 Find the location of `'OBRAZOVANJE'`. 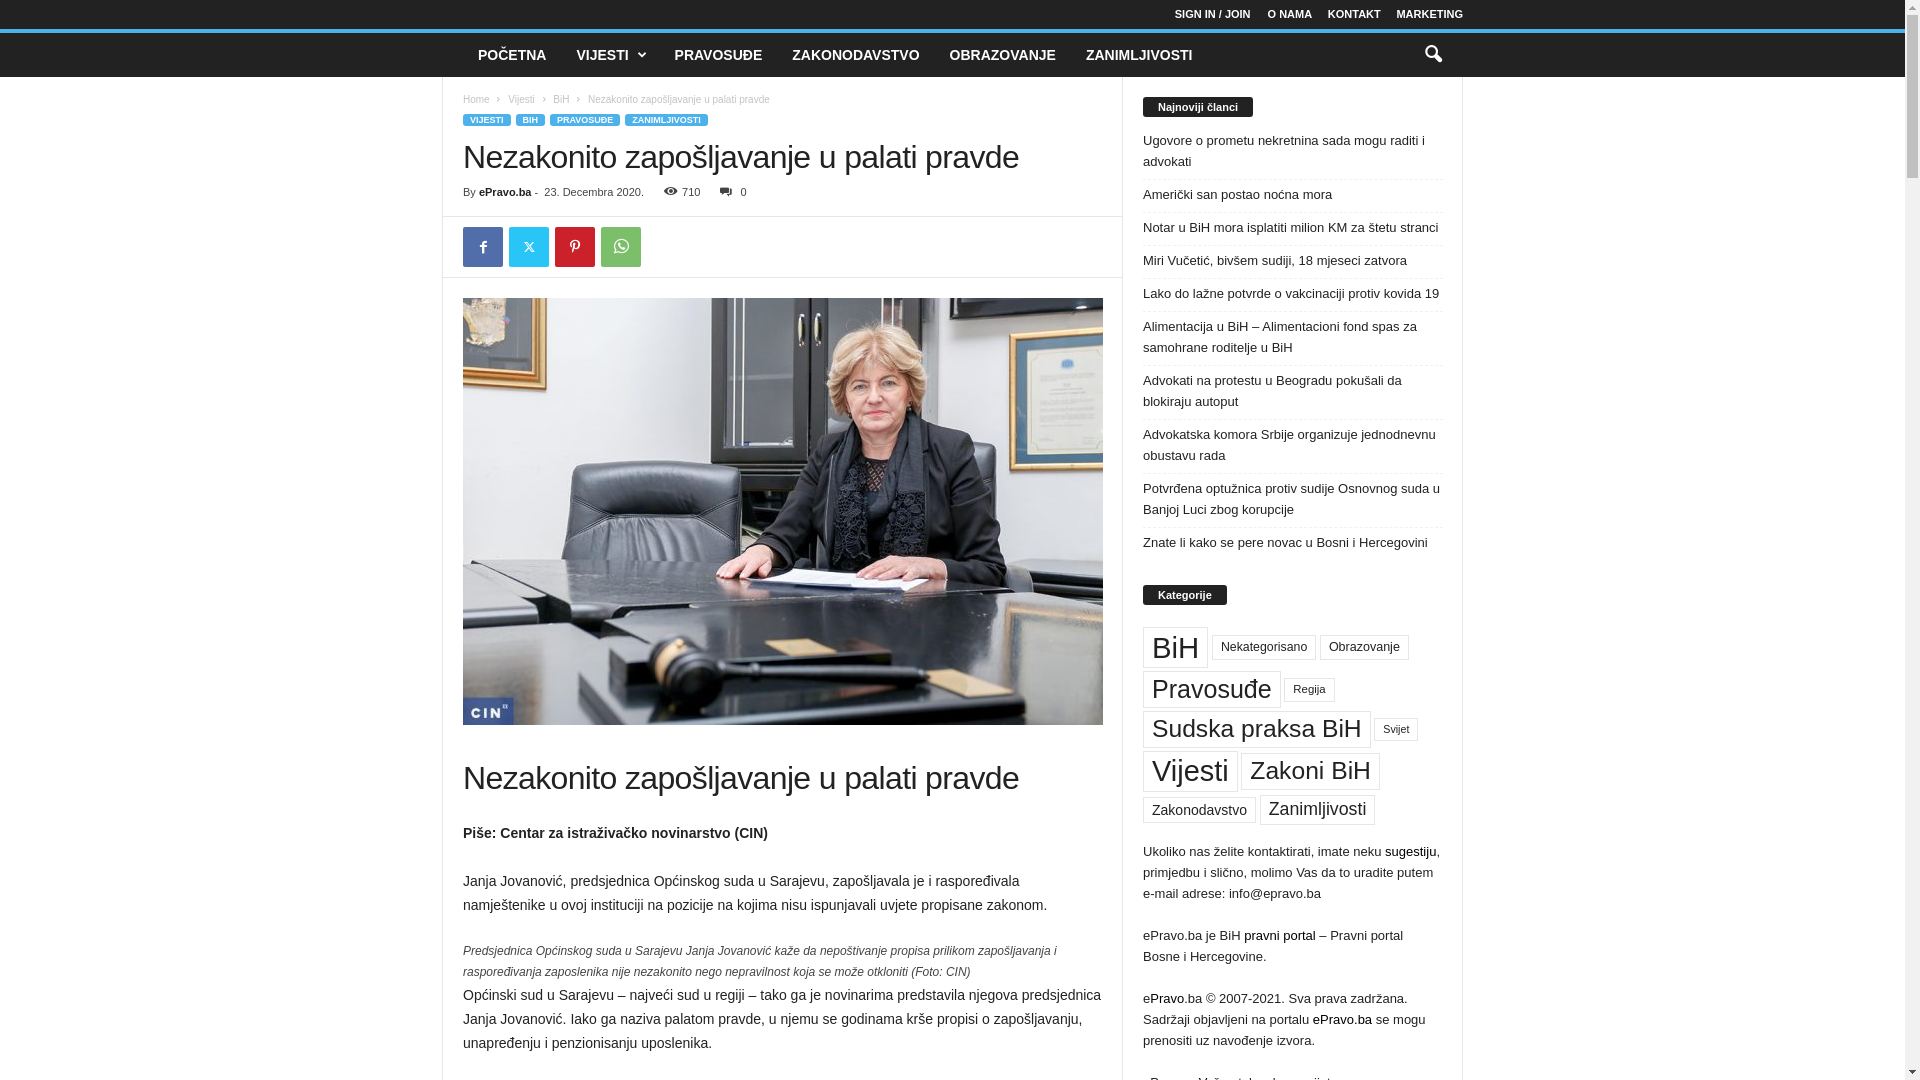

'OBRAZOVANJE' is located at coordinates (1003, 53).